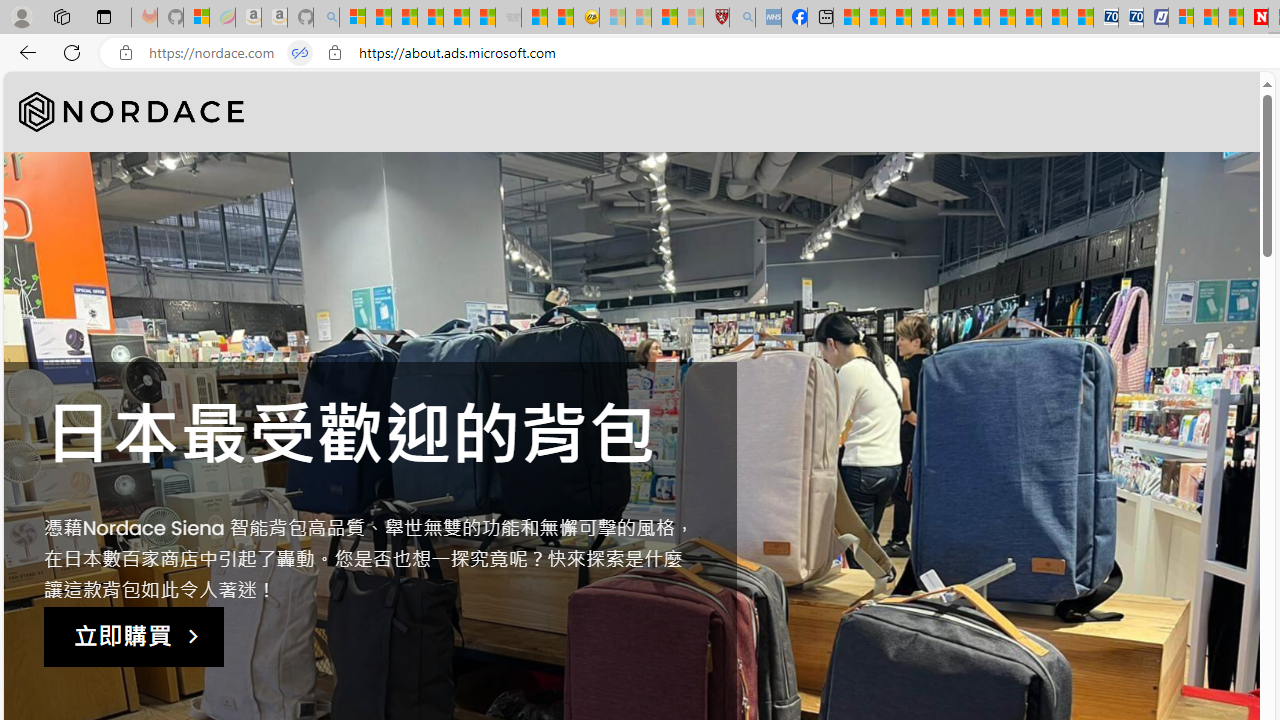 This screenshot has width=1280, height=720. I want to click on 'New Report Confirms 2023 Was Record Hot | Watch', so click(455, 17).